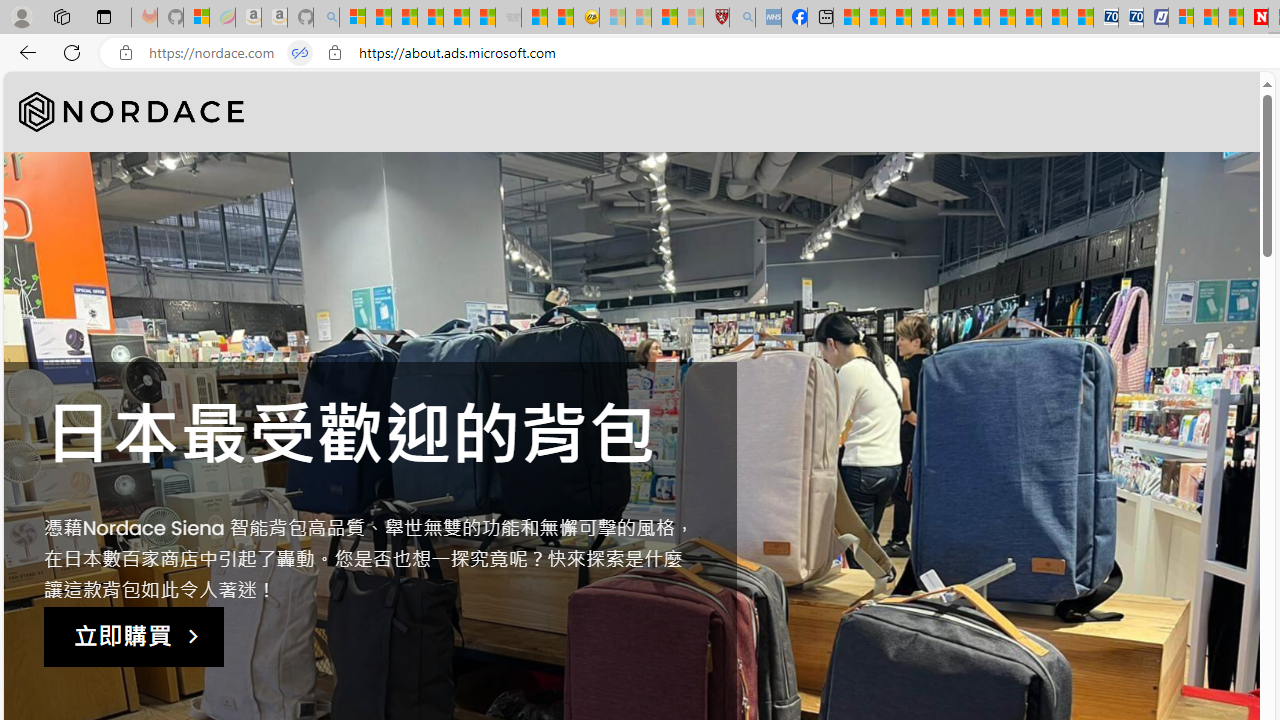 This screenshot has width=1280, height=720. I want to click on 'New Report Confirms 2023 Was Record Hot | Watch', so click(455, 17).